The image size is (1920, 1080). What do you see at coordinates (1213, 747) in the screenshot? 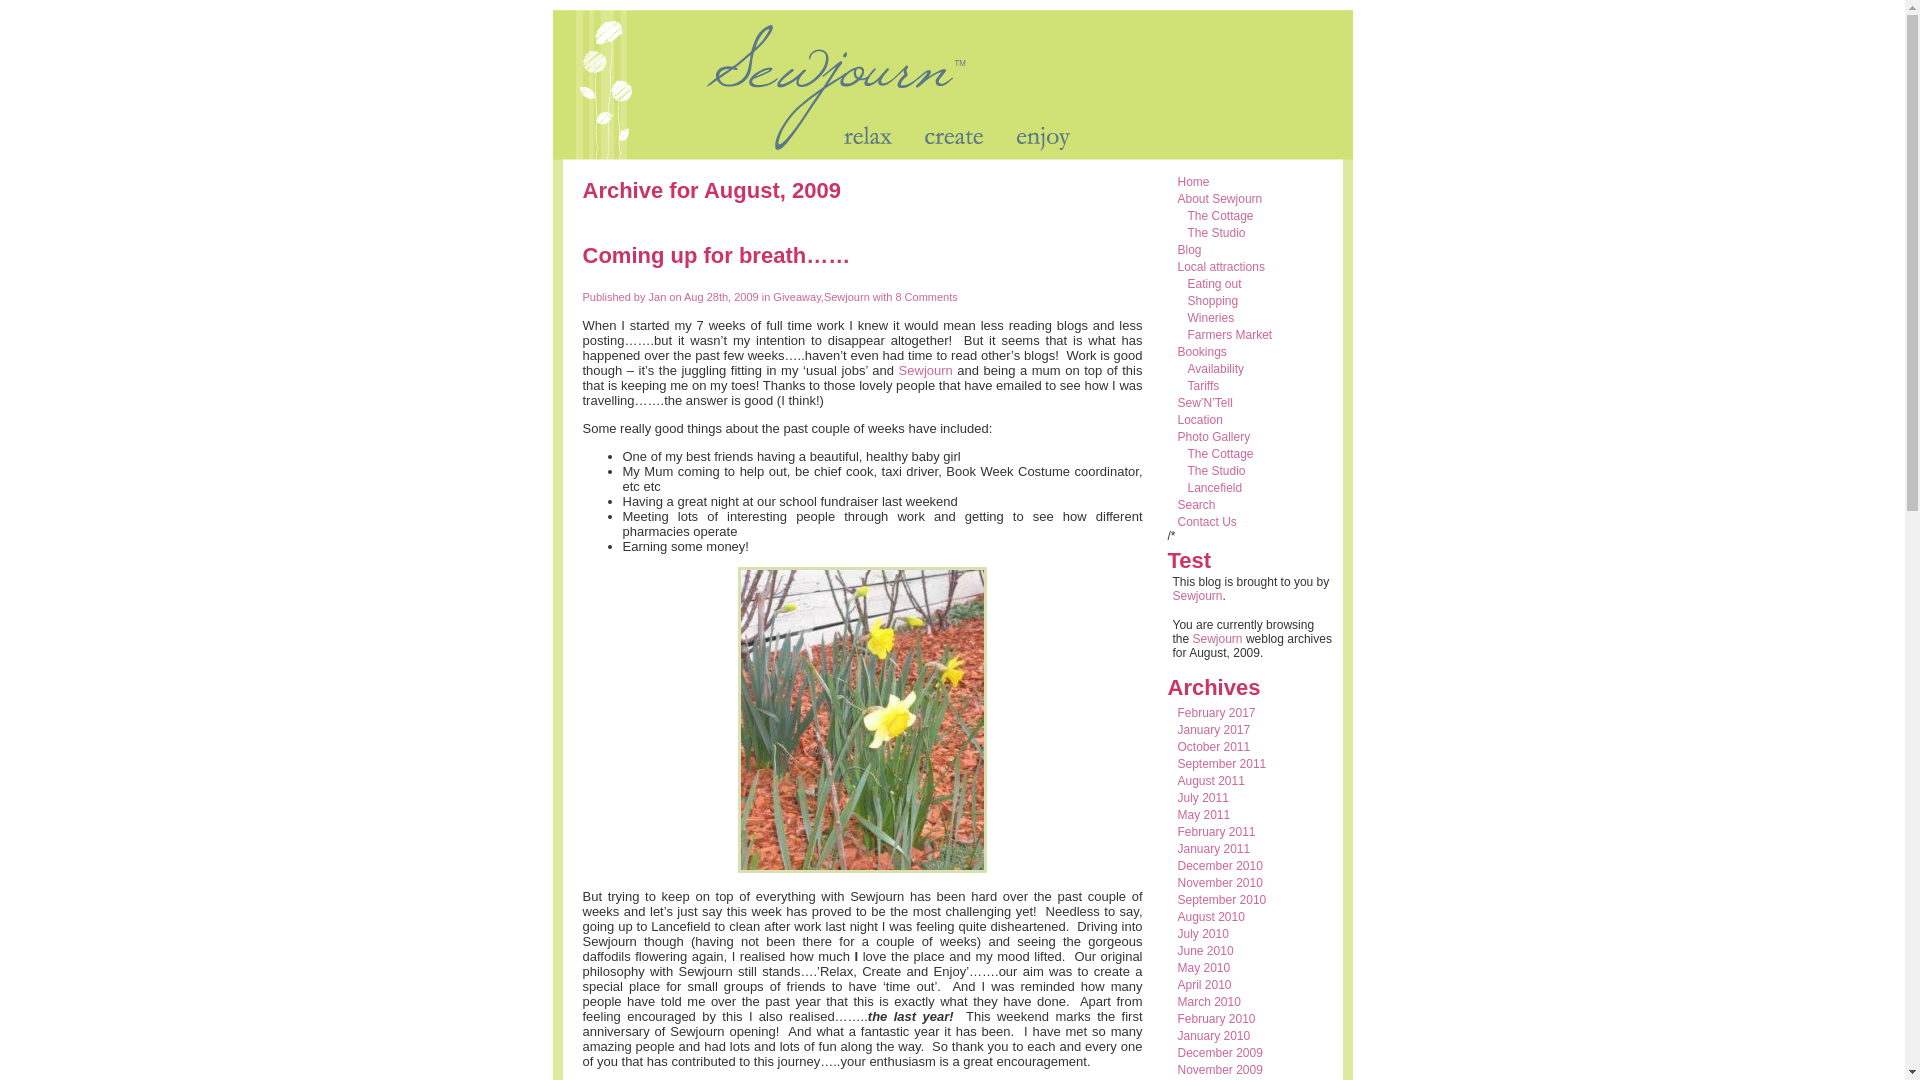
I see `'October 2011'` at bounding box center [1213, 747].